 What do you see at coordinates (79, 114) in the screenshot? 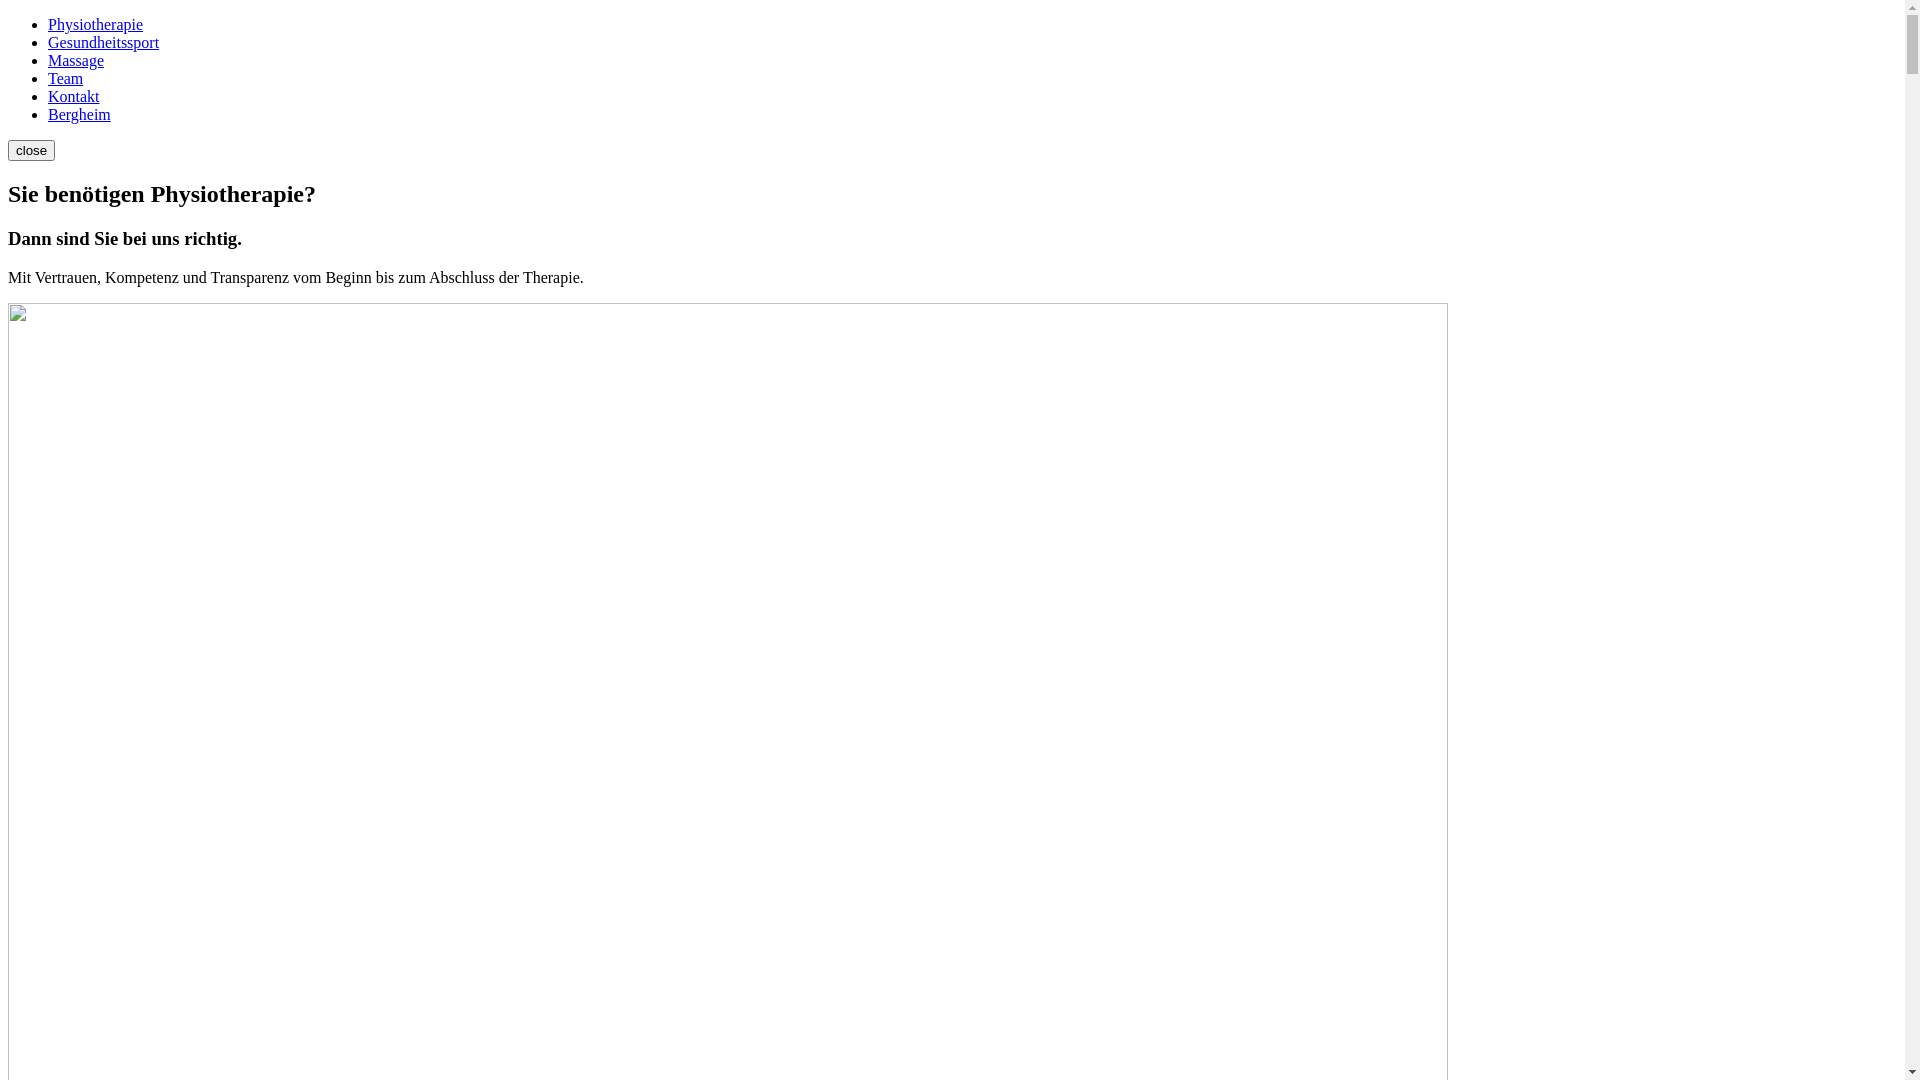
I see `'Bergheim'` at bounding box center [79, 114].